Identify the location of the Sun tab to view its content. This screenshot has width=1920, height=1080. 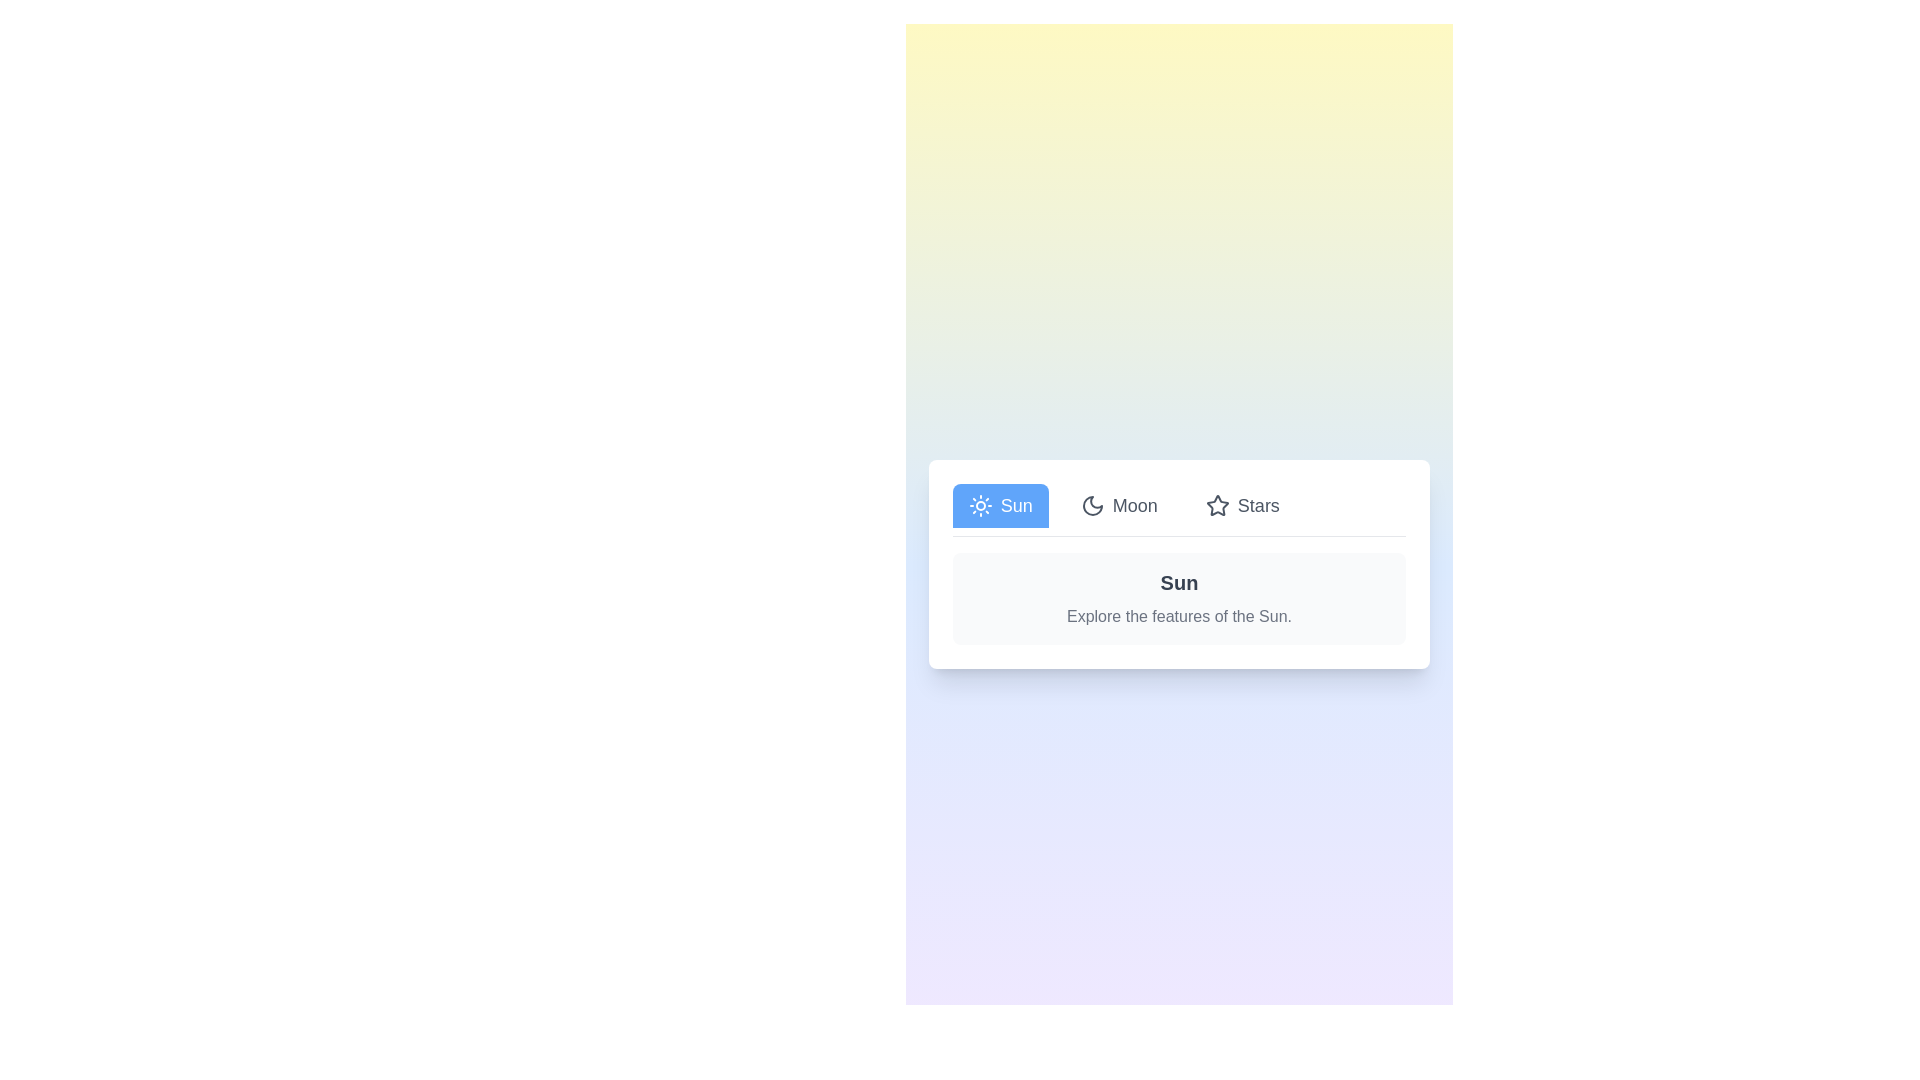
(1000, 504).